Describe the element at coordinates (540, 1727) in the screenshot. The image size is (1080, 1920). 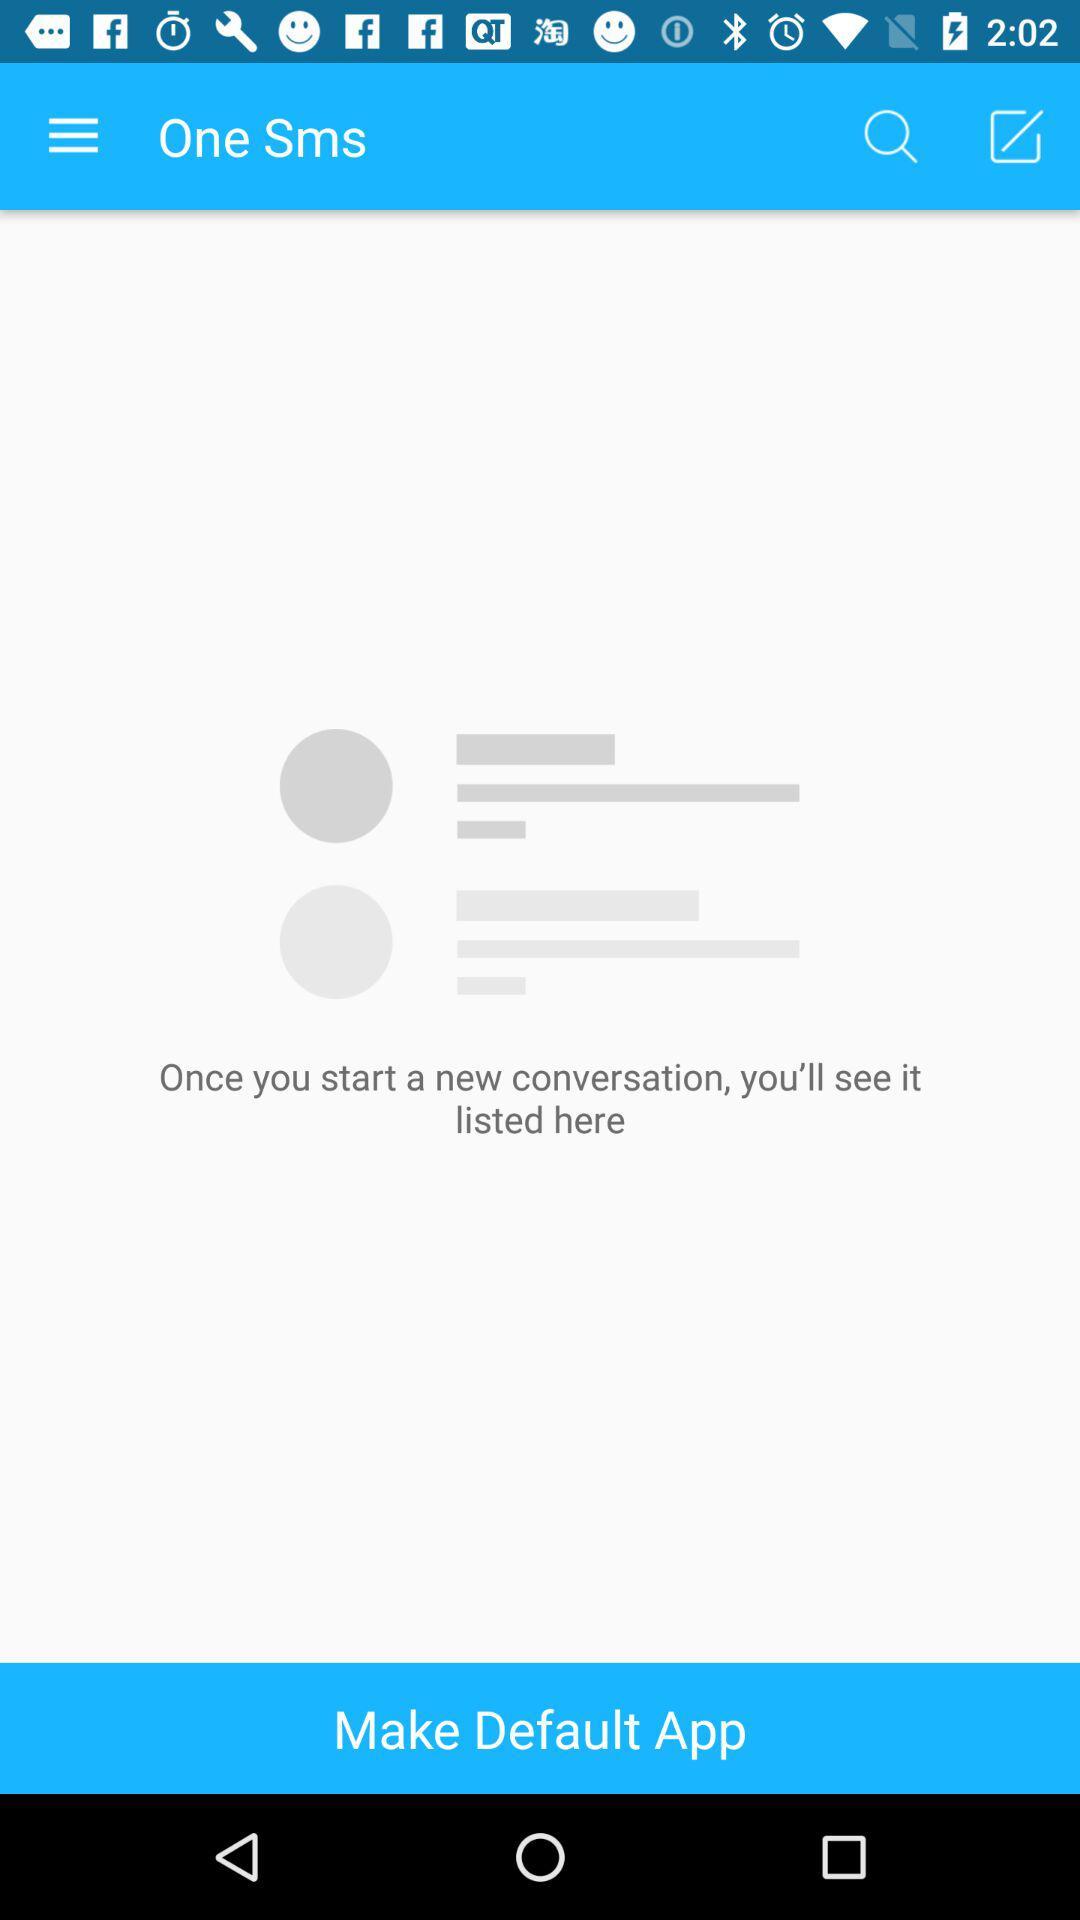
I see `icon at the bottom` at that location.